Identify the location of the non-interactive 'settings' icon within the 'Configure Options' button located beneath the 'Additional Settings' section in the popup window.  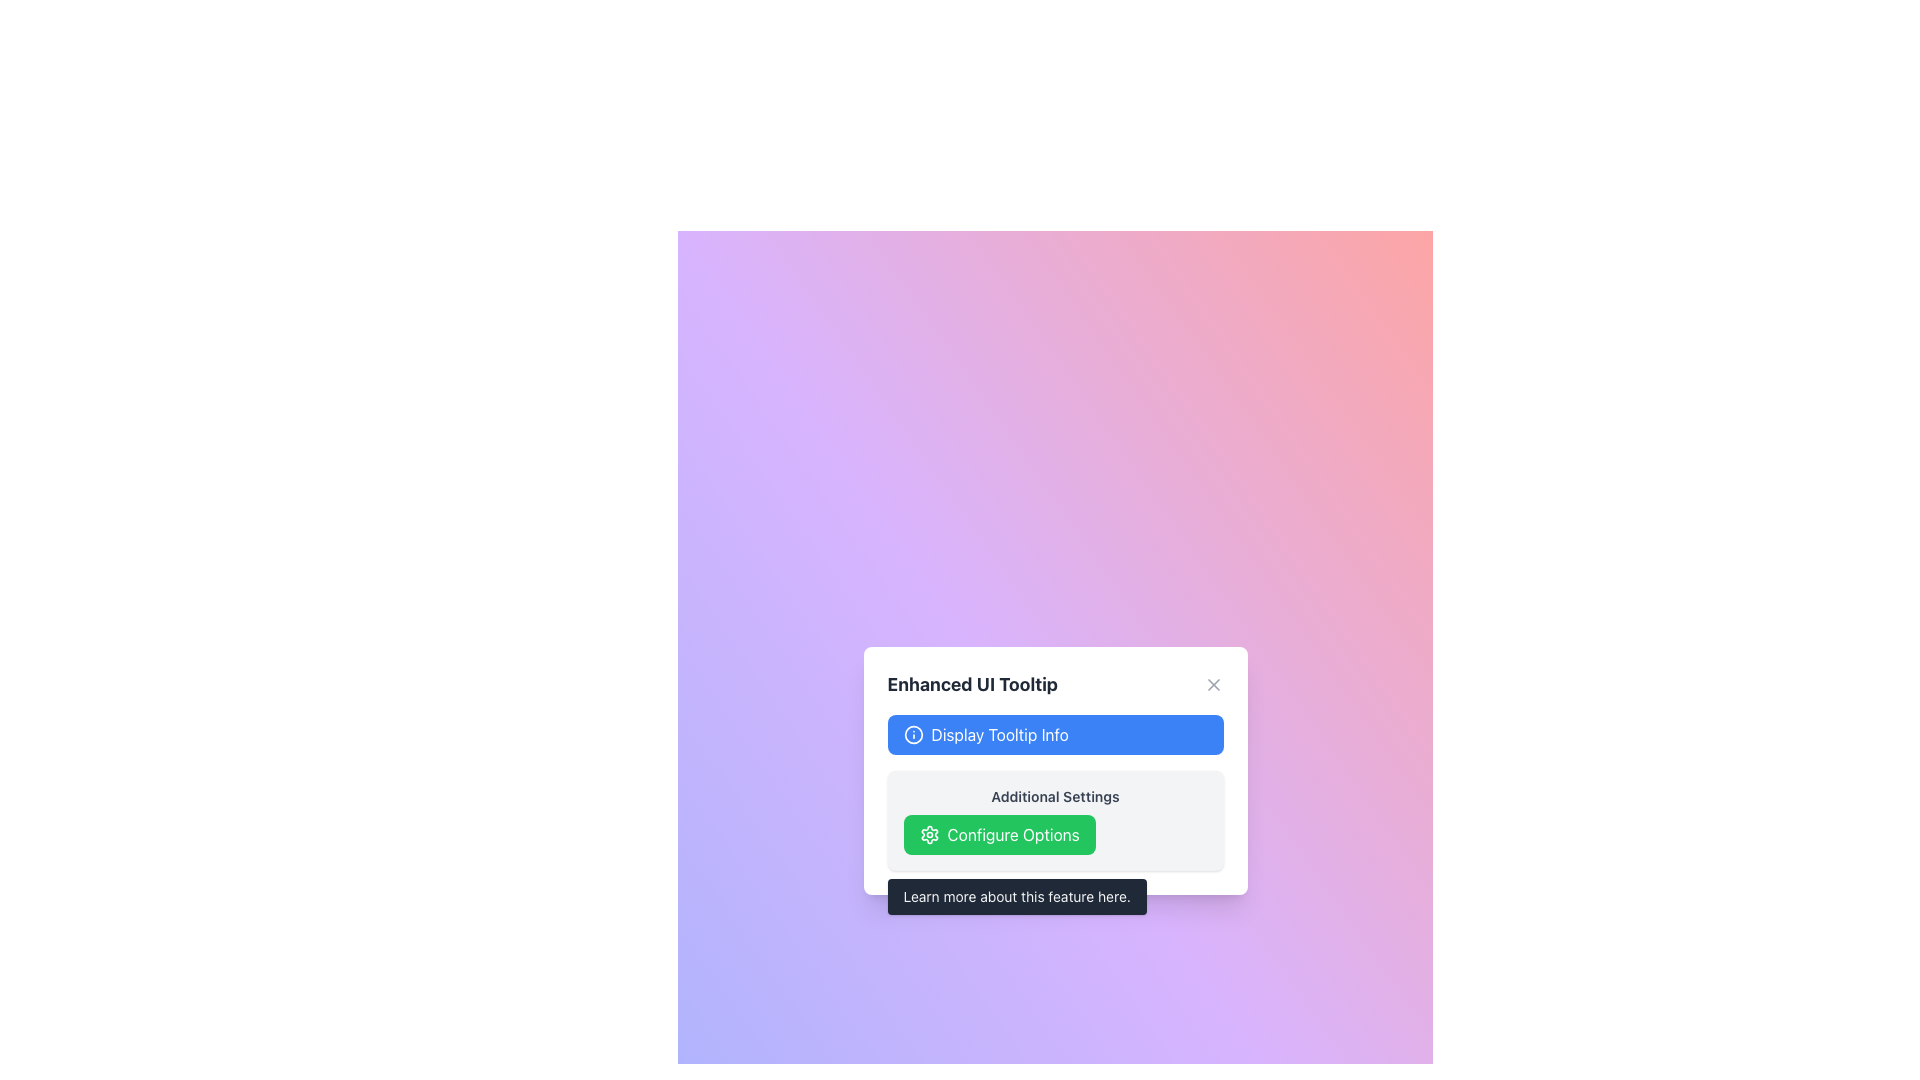
(928, 834).